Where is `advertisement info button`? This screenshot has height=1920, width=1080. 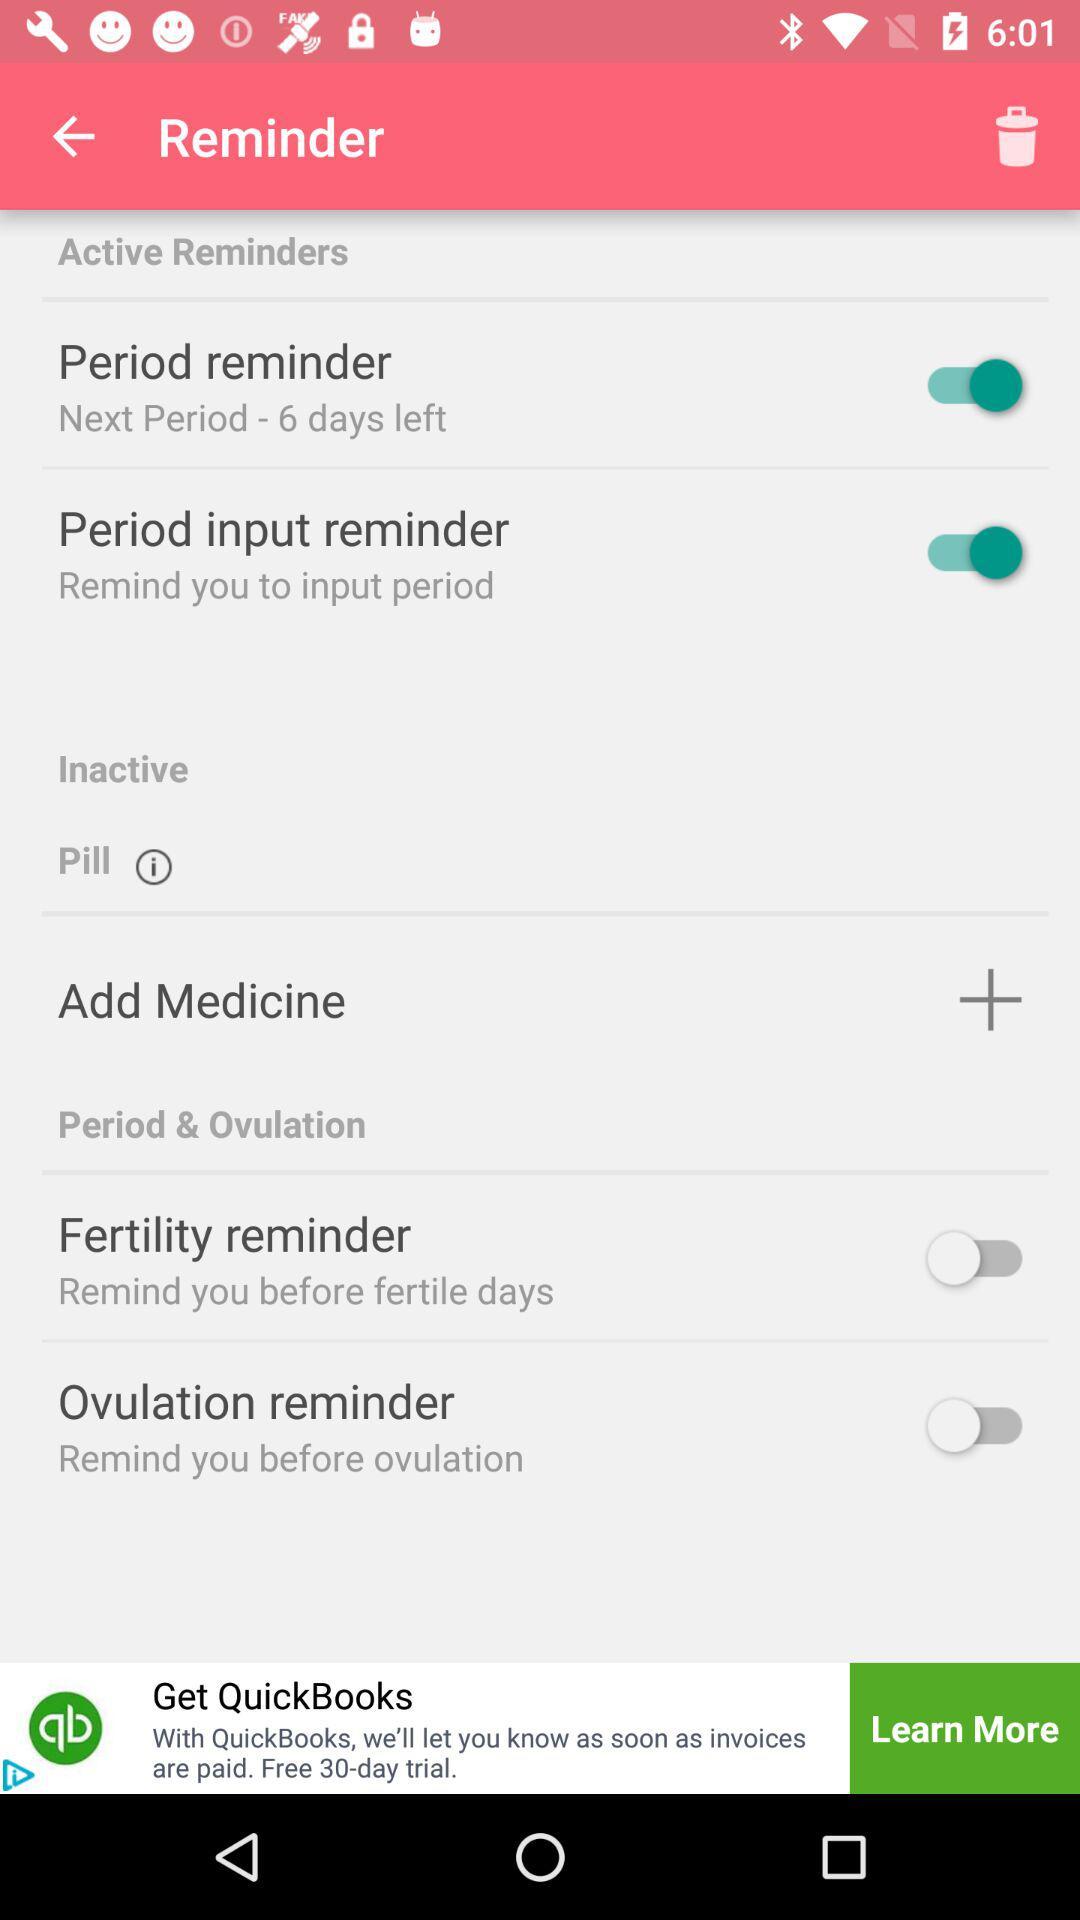
advertisement info button is located at coordinates (18, 1775).